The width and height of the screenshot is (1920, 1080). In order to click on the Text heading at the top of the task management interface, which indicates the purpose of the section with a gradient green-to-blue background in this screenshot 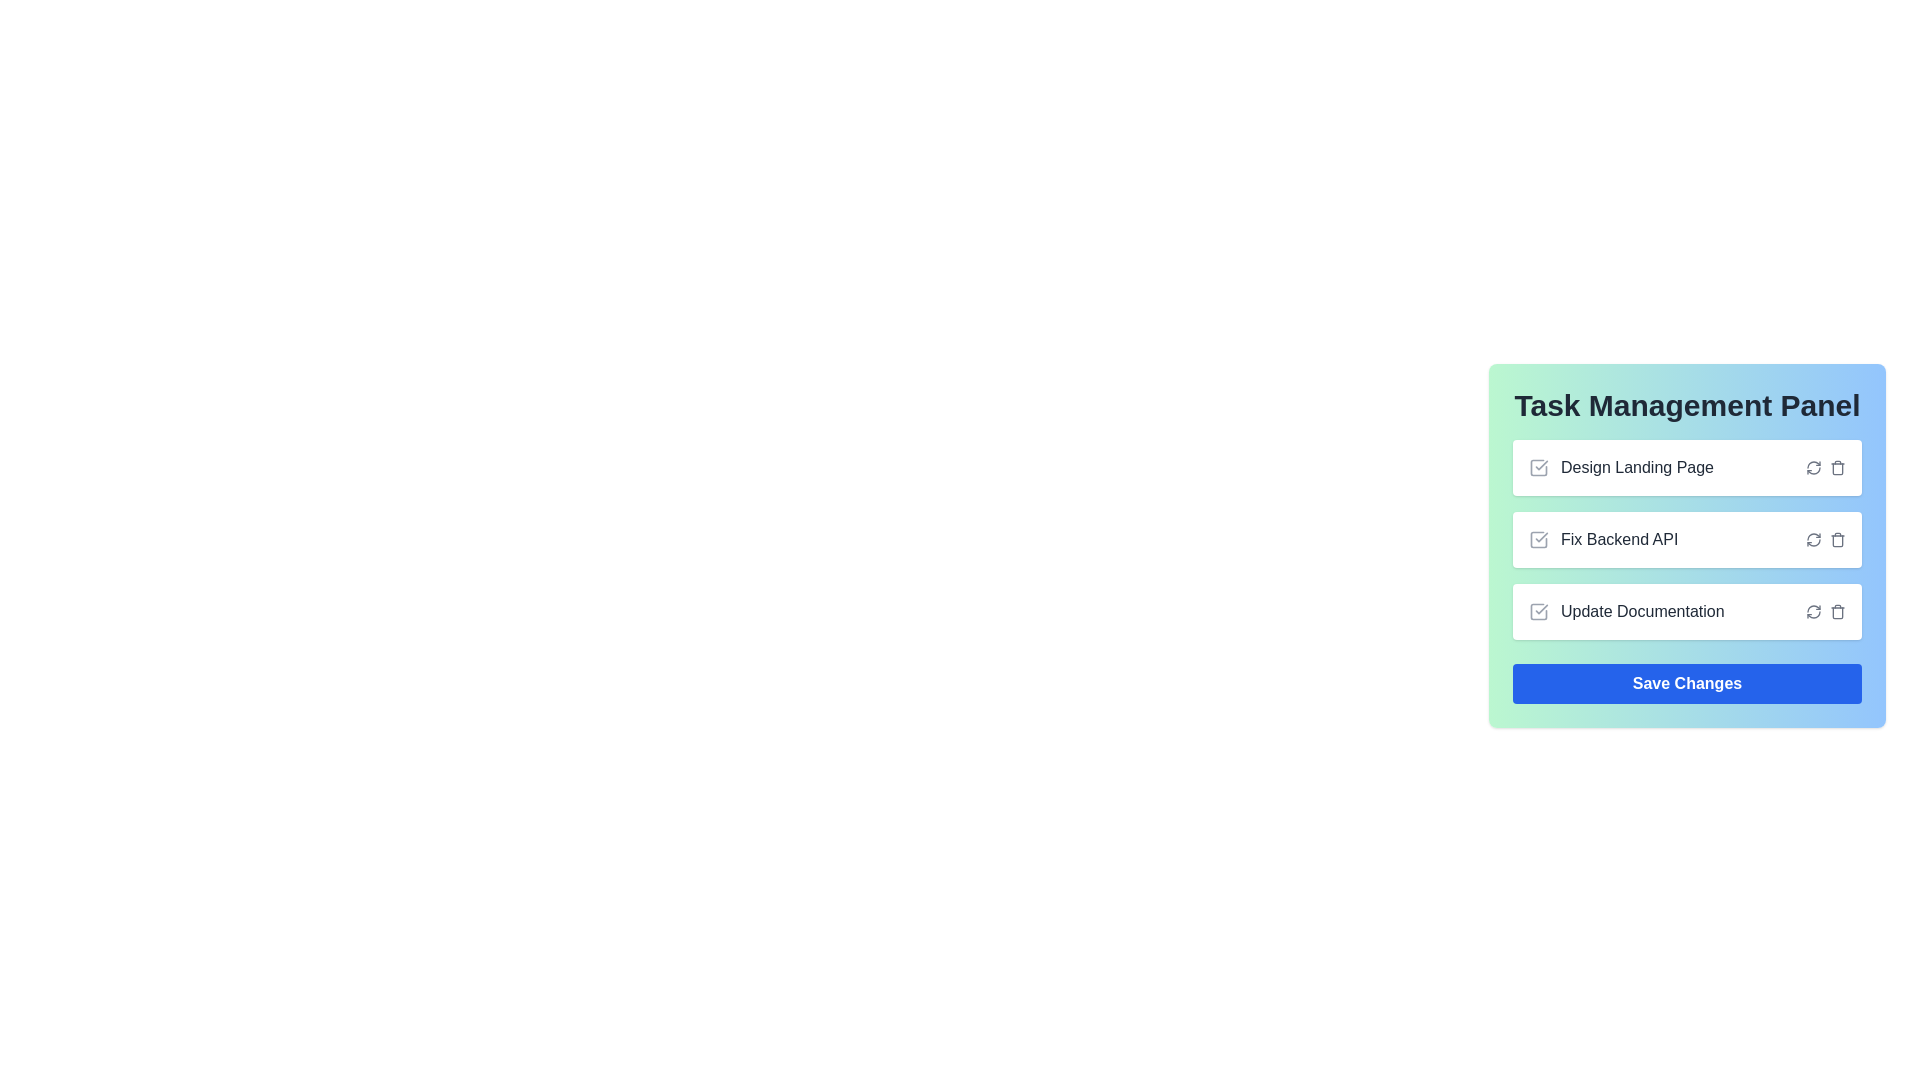, I will do `click(1686, 405)`.